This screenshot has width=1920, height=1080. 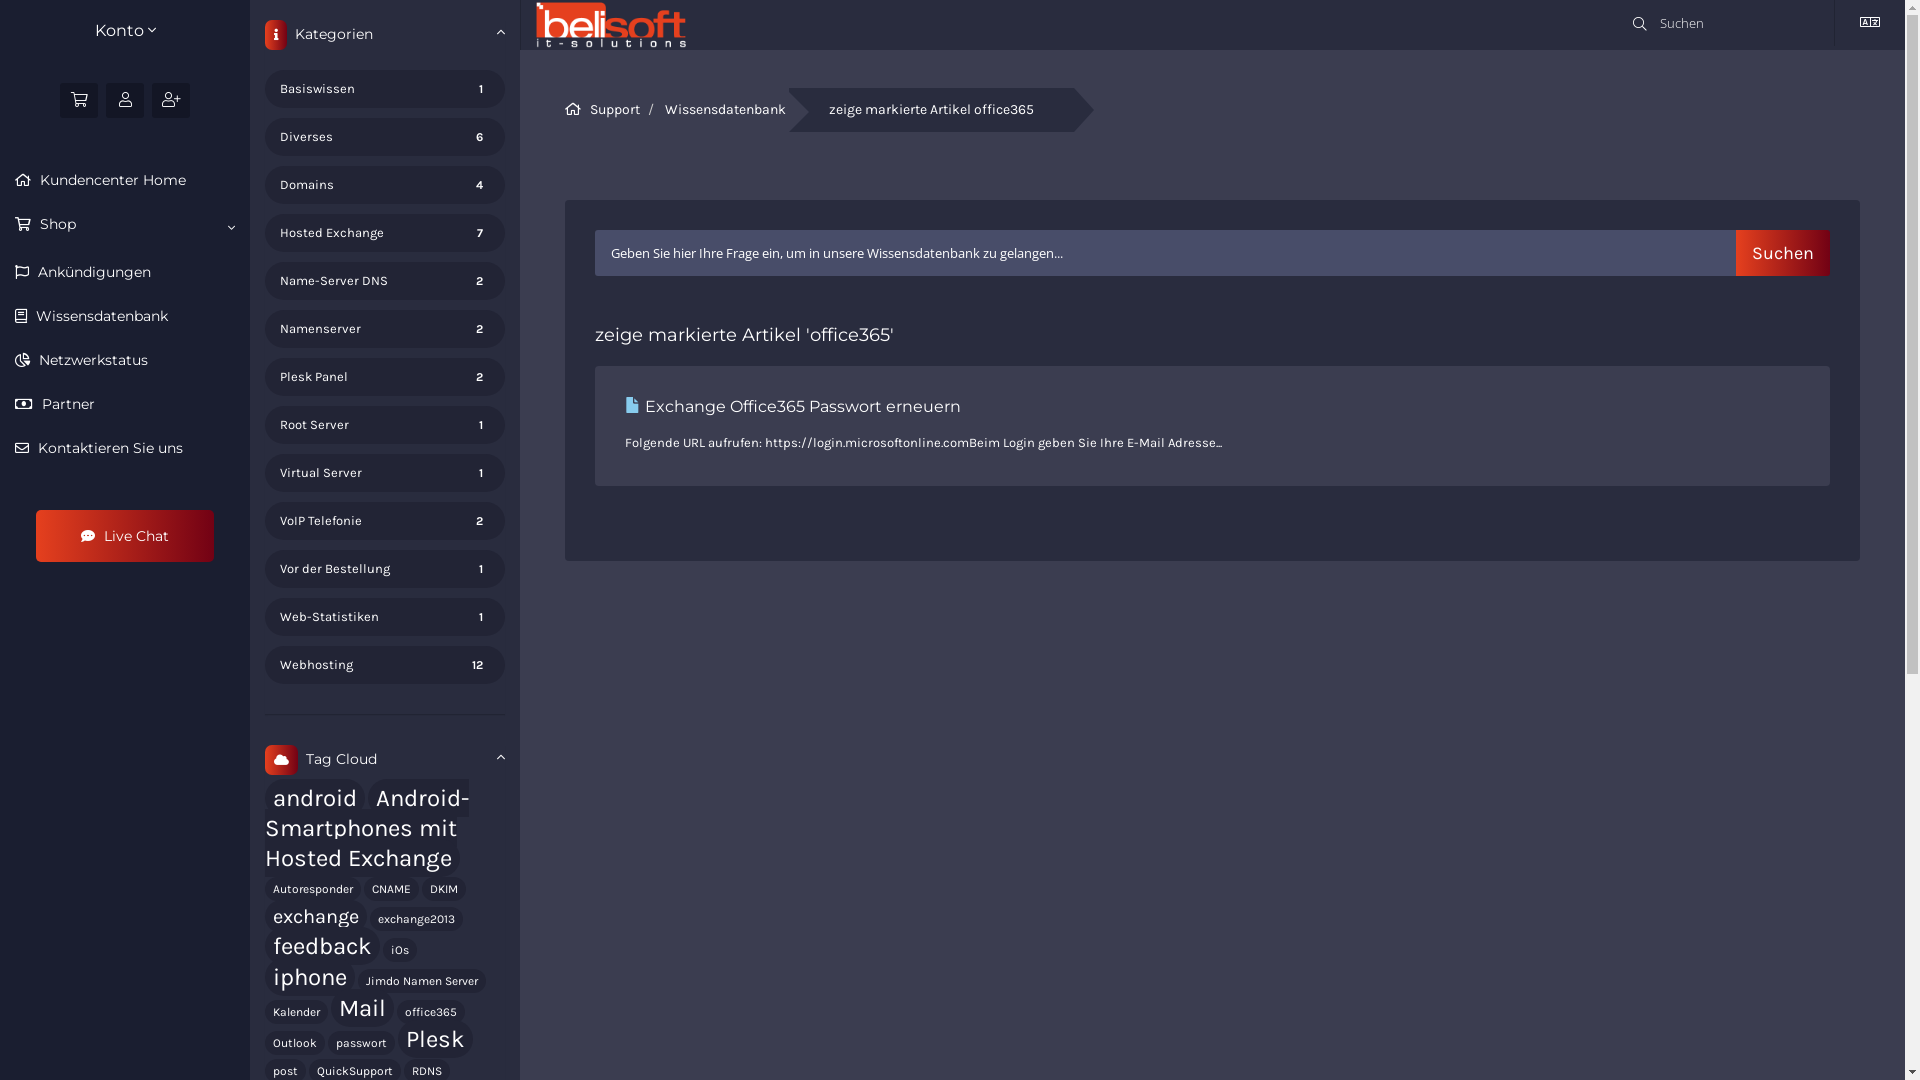 What do you see at coordinates (263, 185) in the screenshot?
I see `'4` at bounding box center [263, 185].